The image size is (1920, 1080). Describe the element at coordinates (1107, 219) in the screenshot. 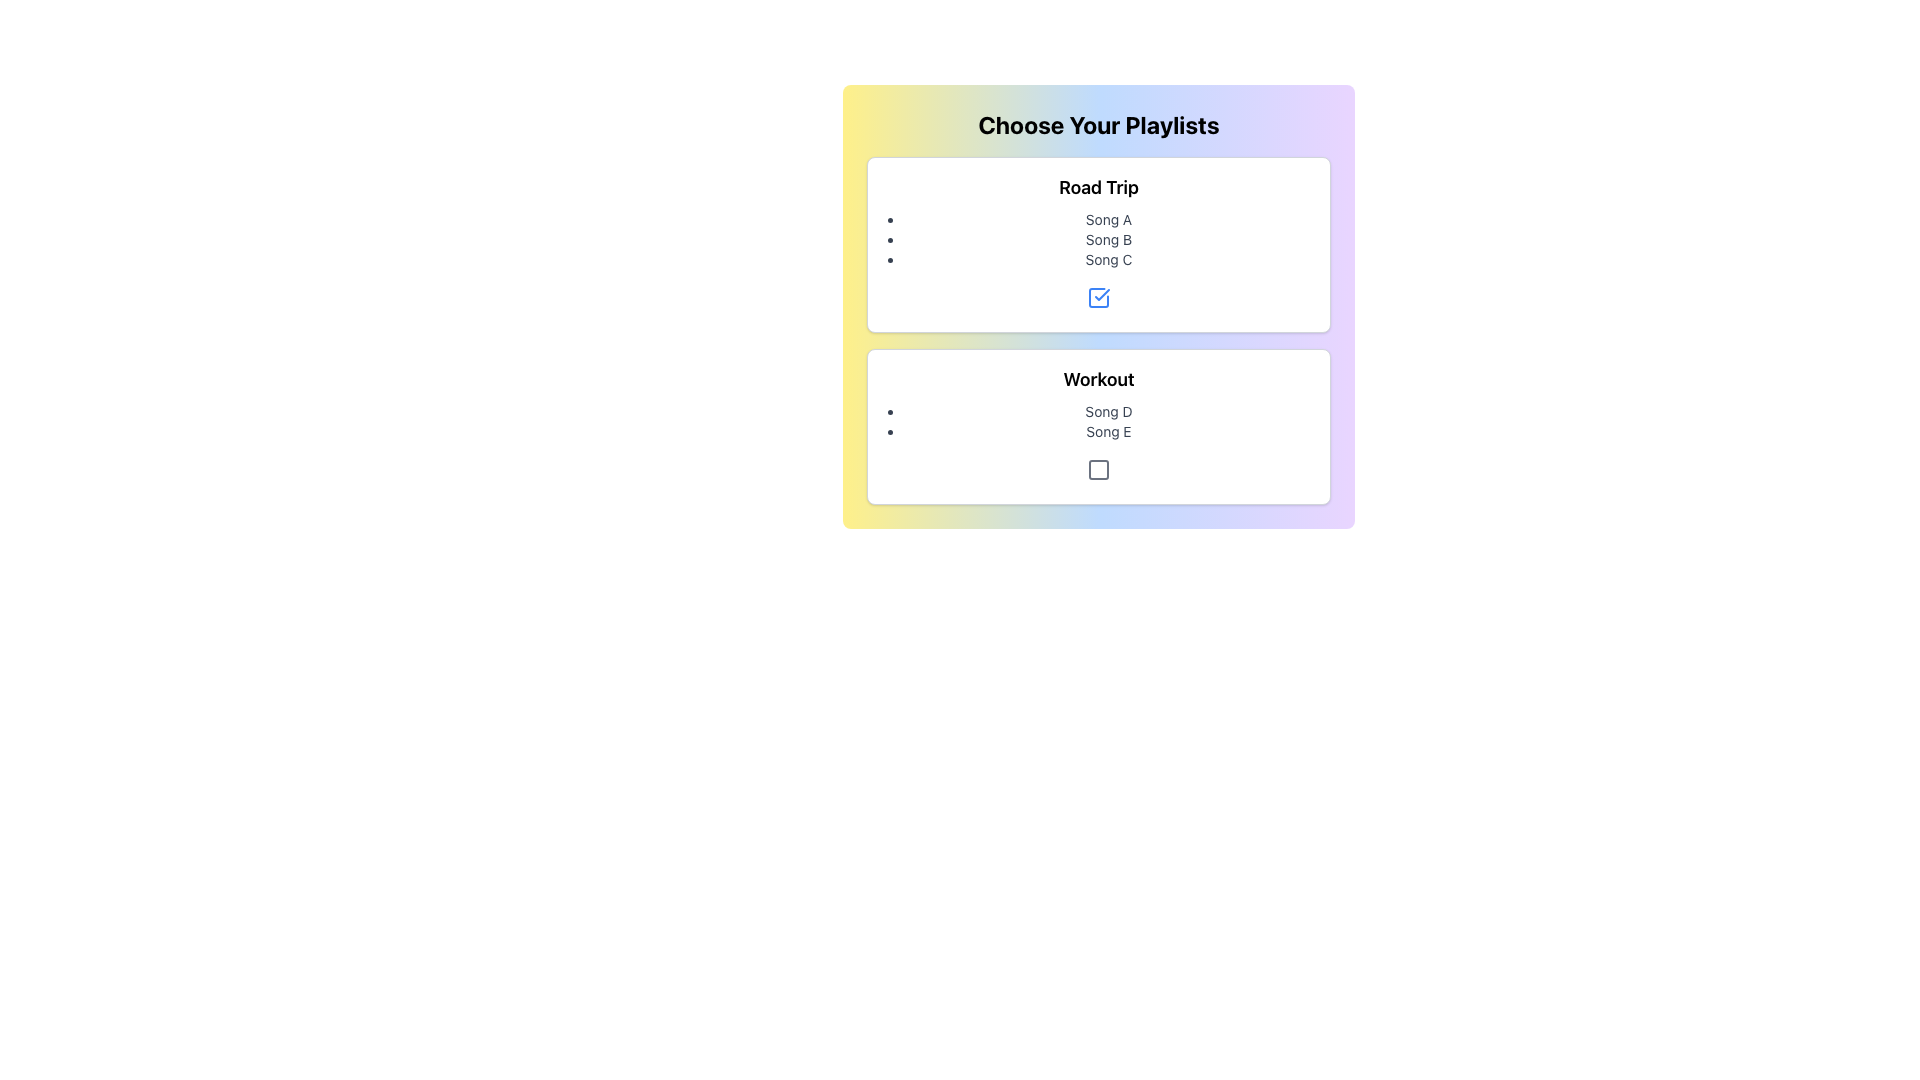

I see `the static text element displaying 'Song A', which is the first item in the bulleted list under the 'Road Trip' header` at that location.